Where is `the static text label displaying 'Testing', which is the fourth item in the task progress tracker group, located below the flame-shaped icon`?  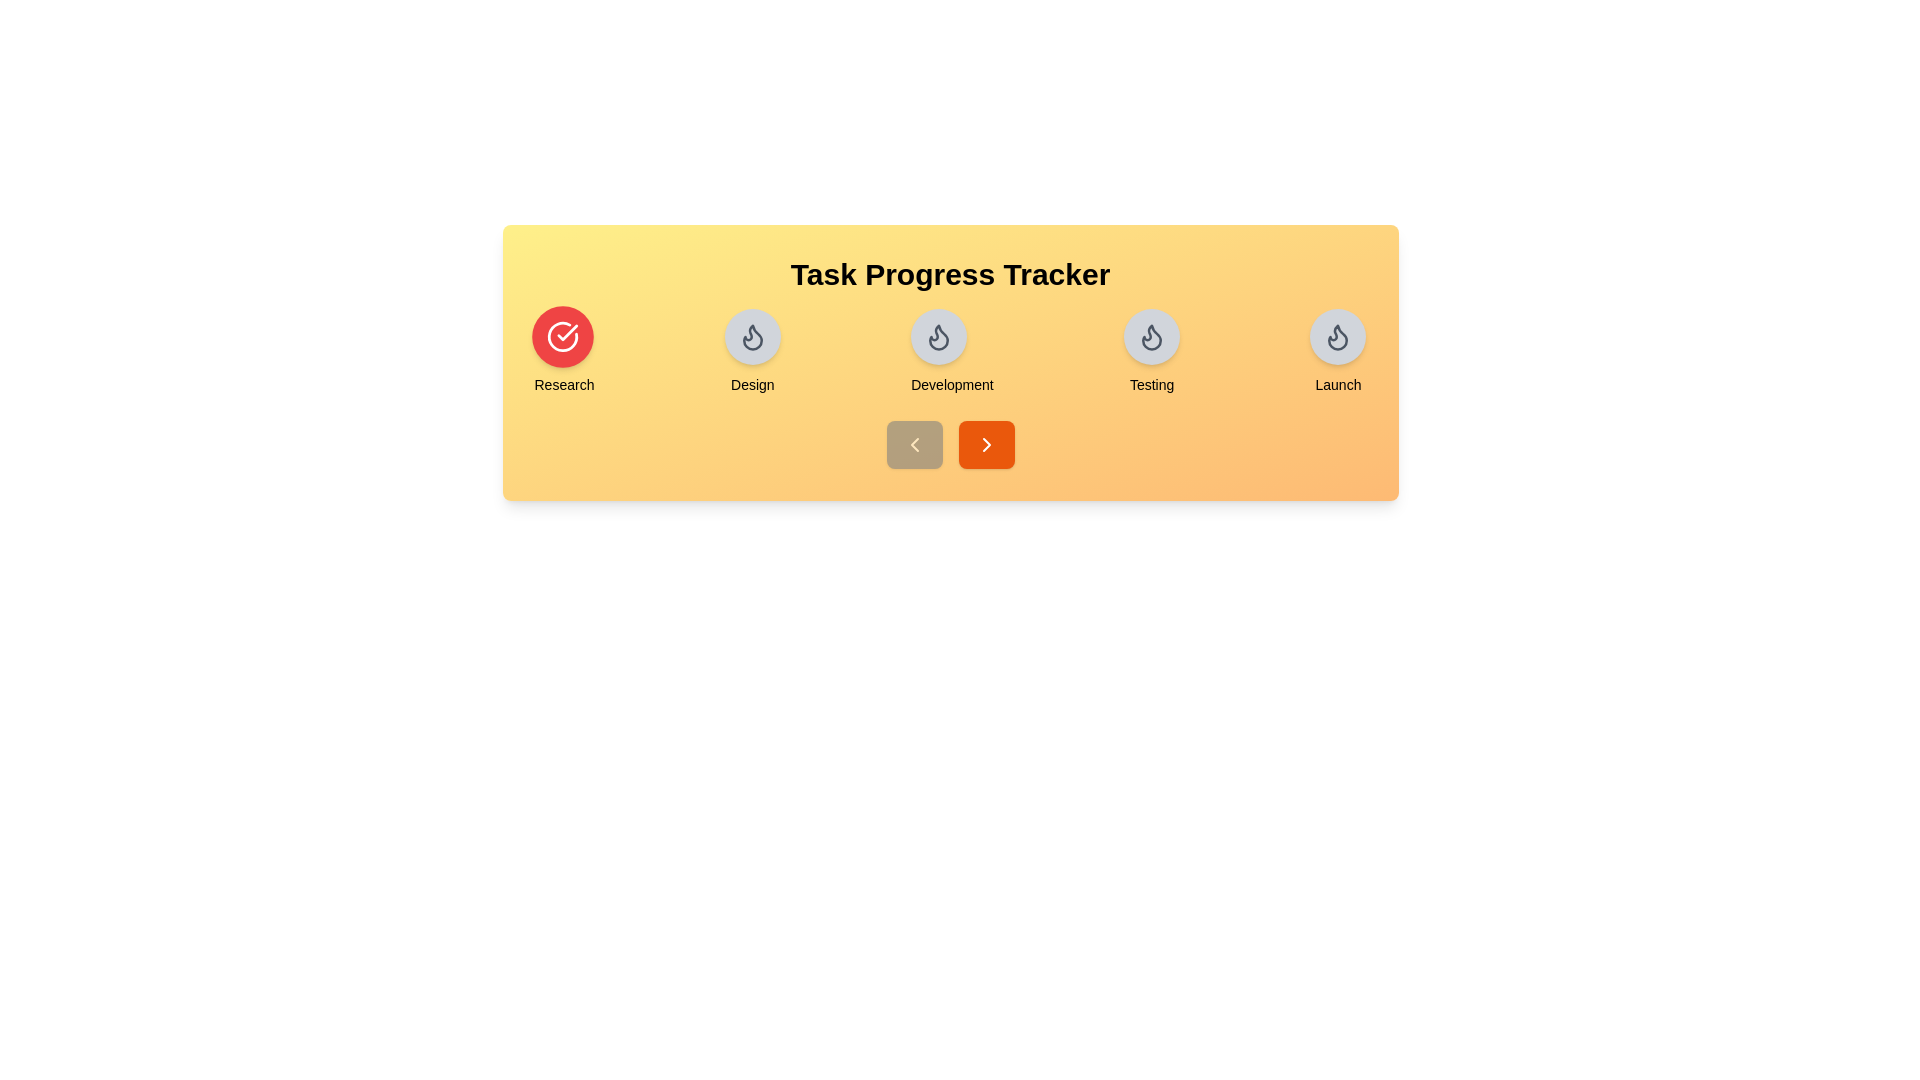
the static text label displaying 'Testing', which is the fourth item in the task progress tracker group, located below the flame-shaped icon is located at coordinates (1152, 385).